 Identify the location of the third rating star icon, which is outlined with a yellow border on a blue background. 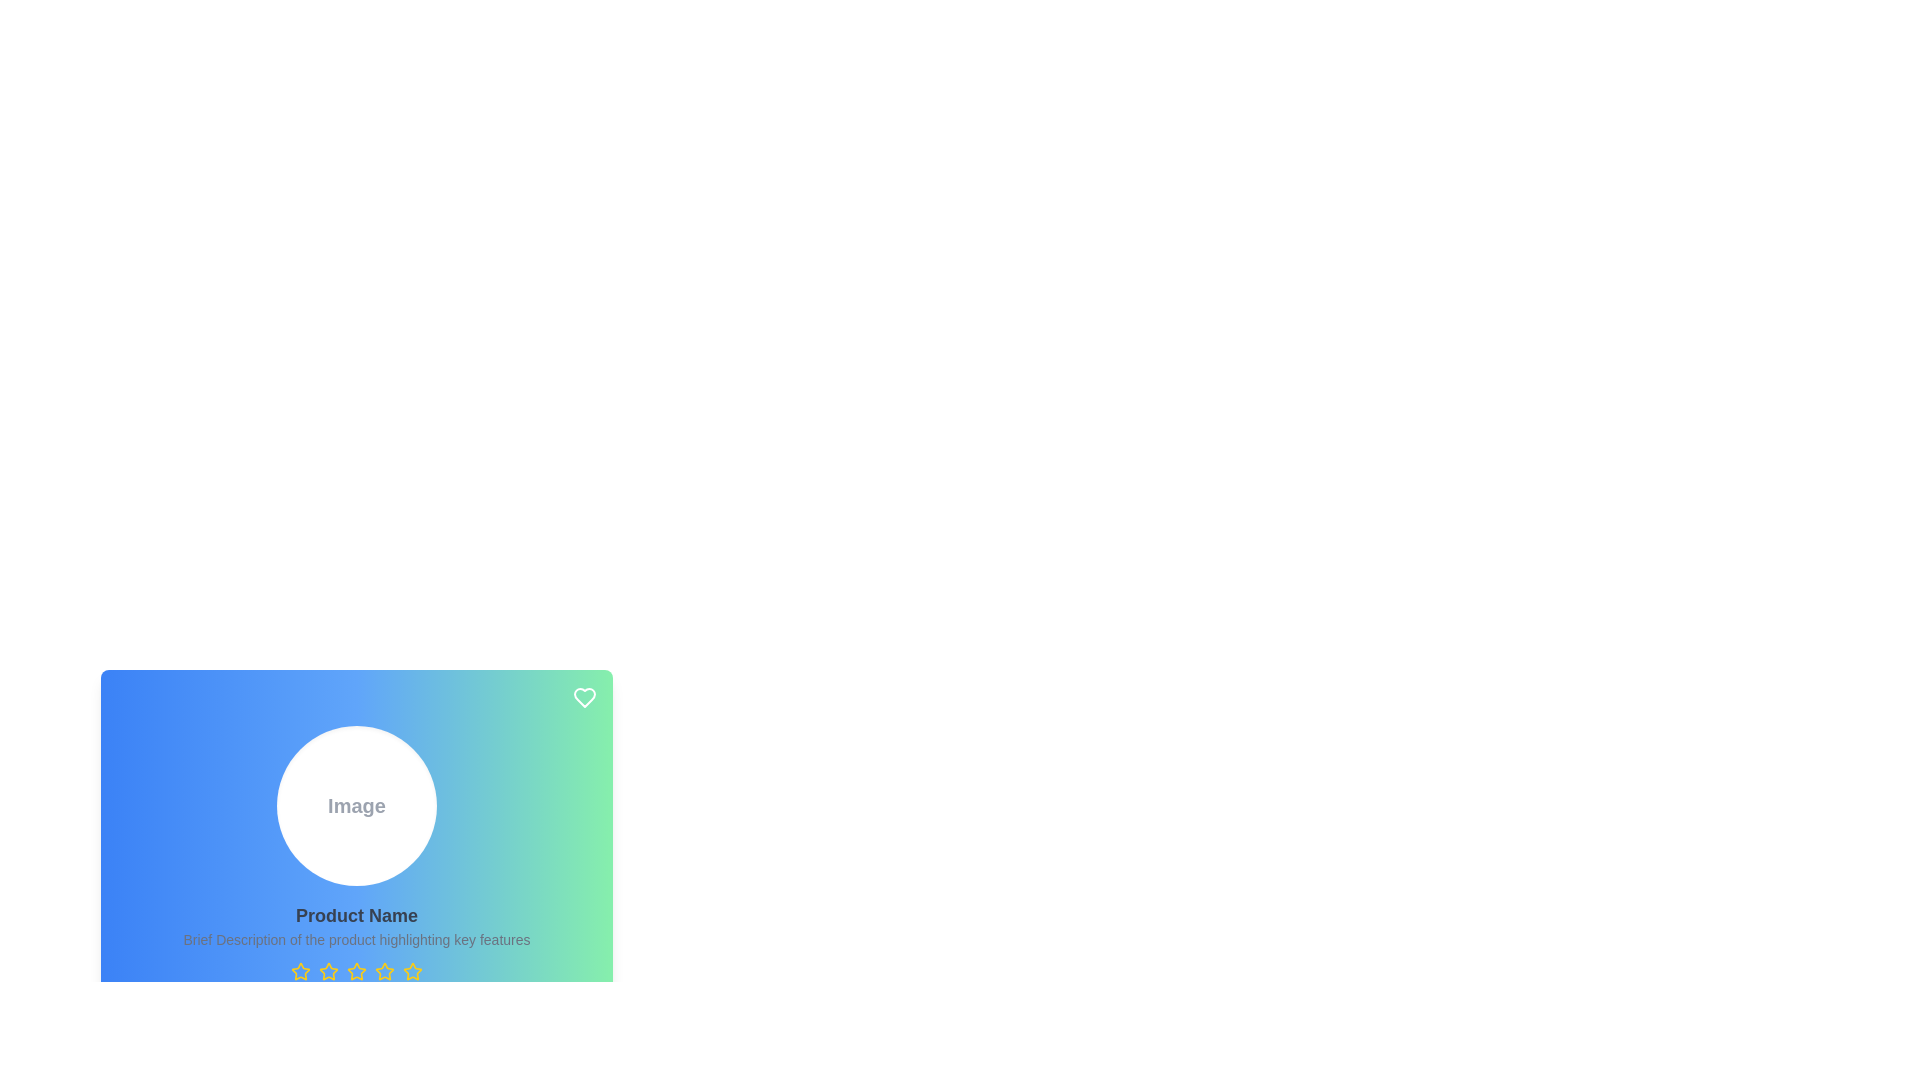
(356, 970).